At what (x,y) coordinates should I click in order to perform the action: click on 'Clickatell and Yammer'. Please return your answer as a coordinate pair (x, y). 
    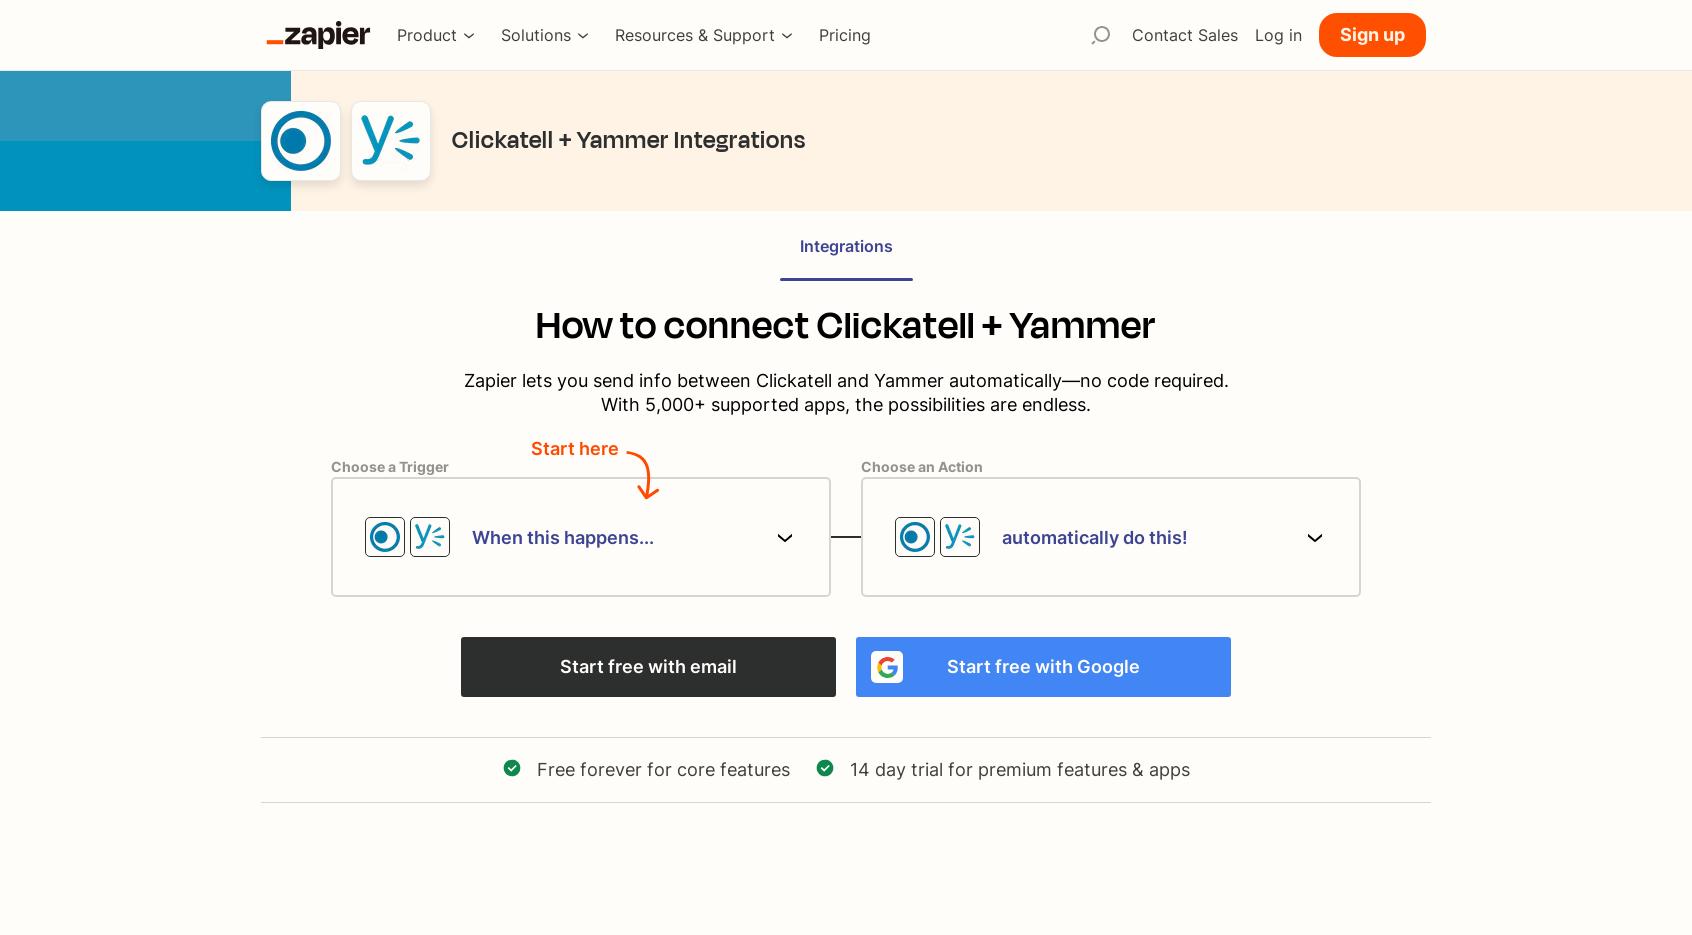
    Looking at the image, I should click on (848, 379).